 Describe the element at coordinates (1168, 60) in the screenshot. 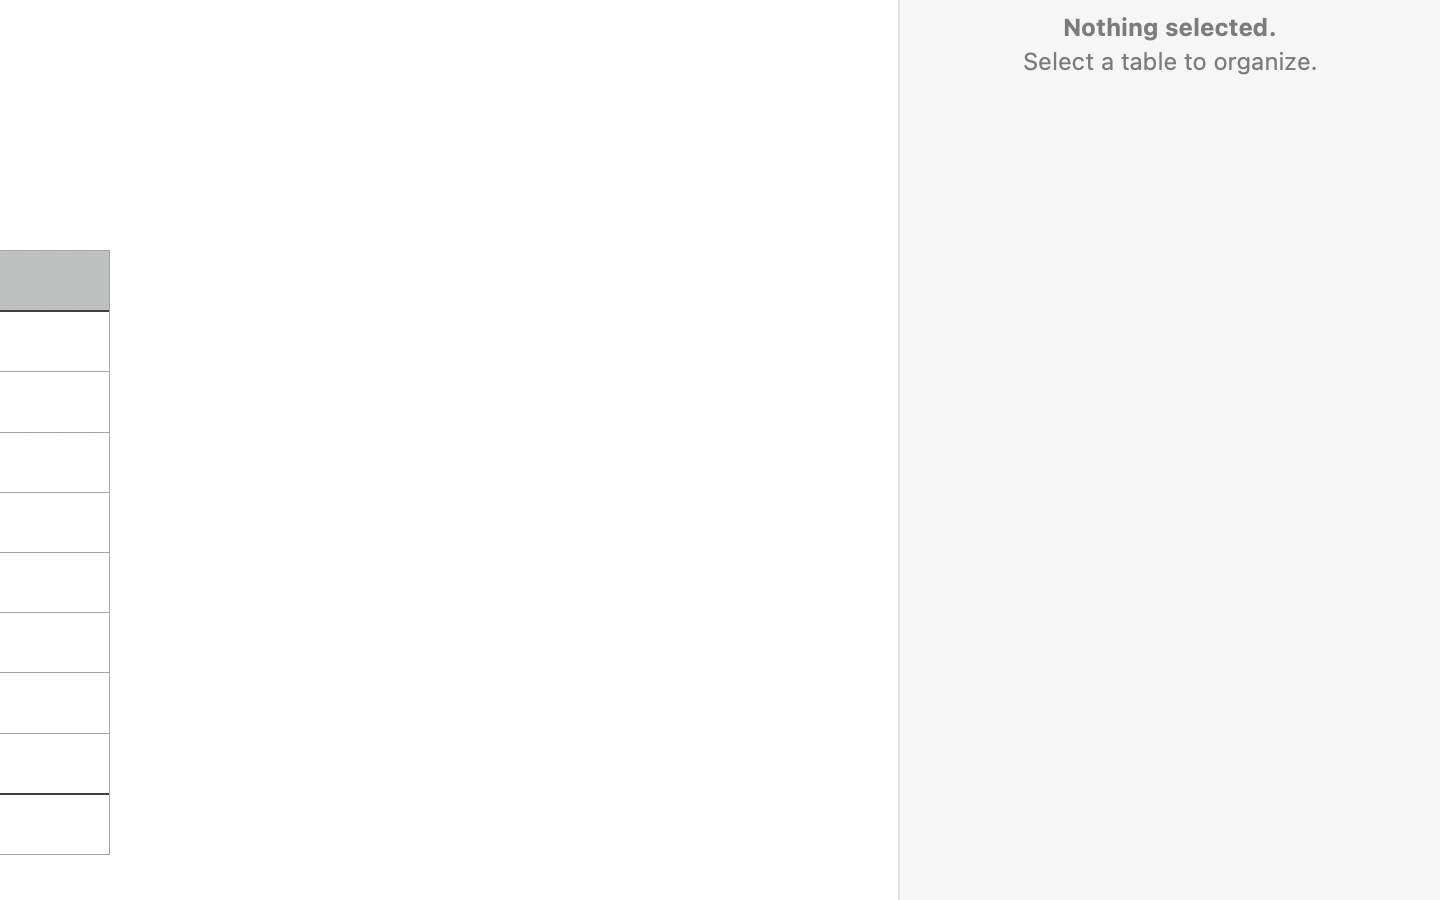

I see `'Select a table to organize.'` at that location.